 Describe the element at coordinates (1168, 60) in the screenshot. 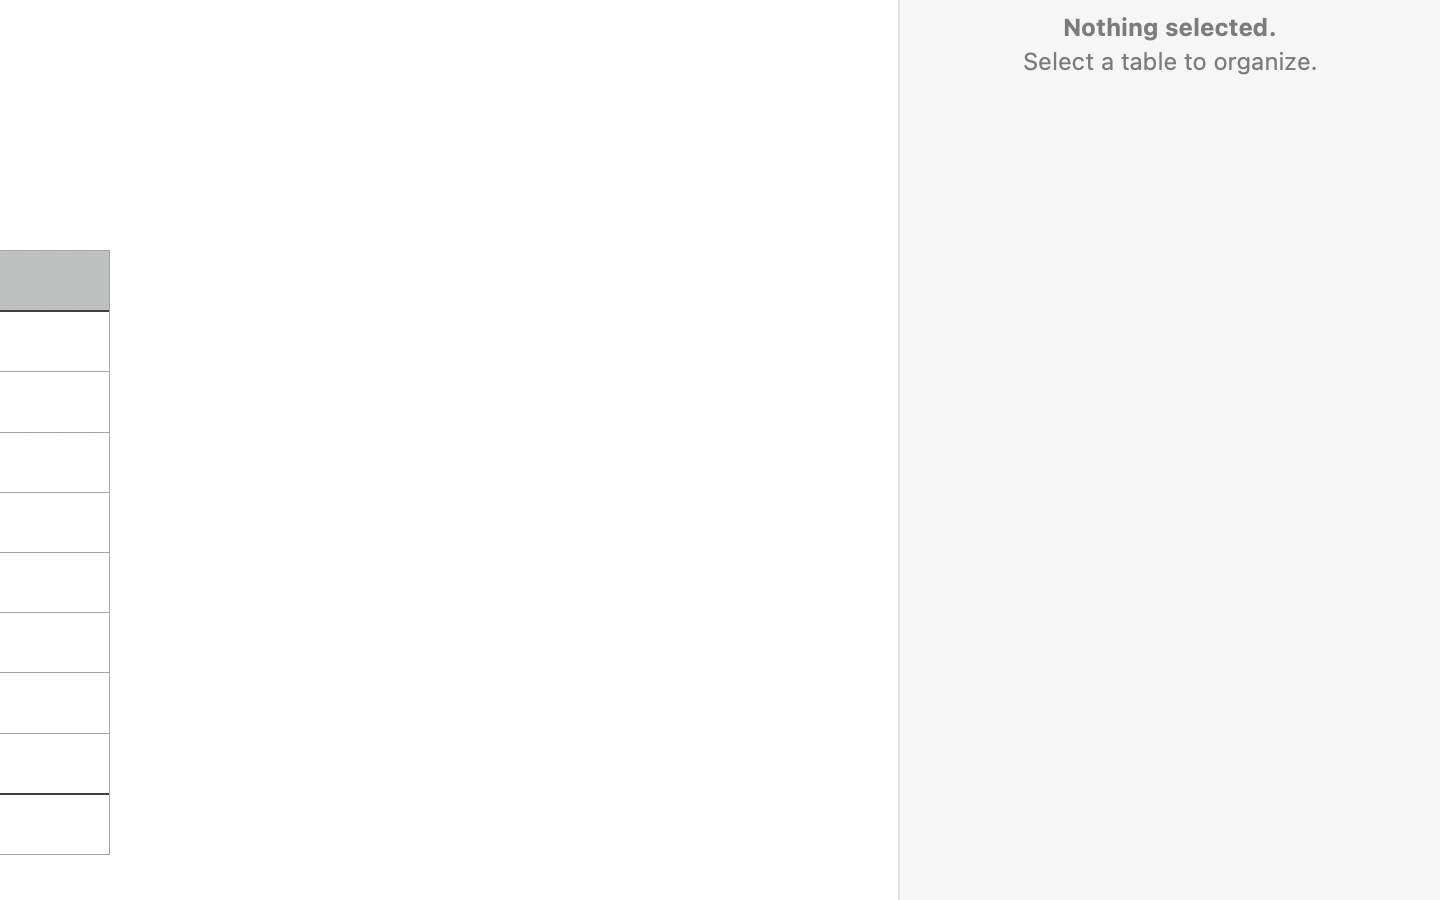

I see `'Select a table to organize.'` at that location.